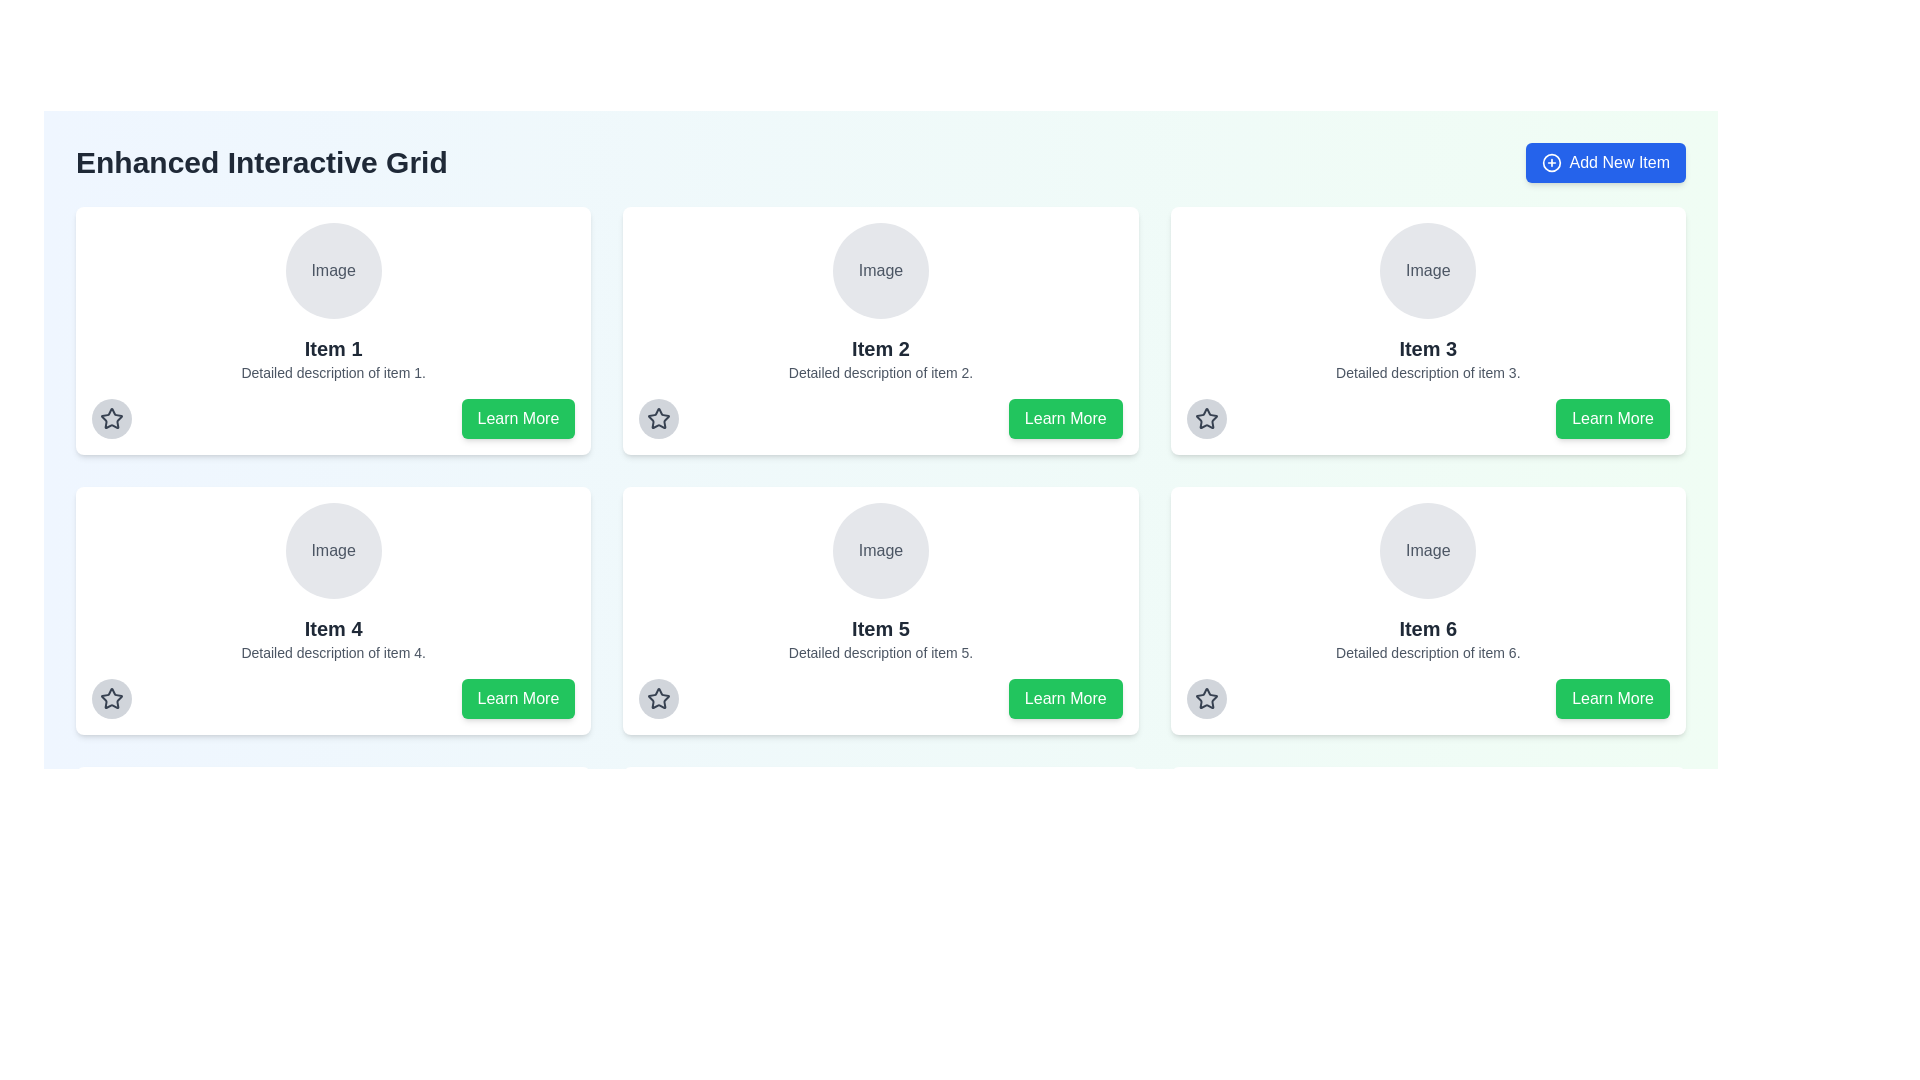  I want to click on the appearance of the circular icon with a plus sign, which is part of the 'Add New Item' button located in the top-right corner of the interface, so click(1550, 161).